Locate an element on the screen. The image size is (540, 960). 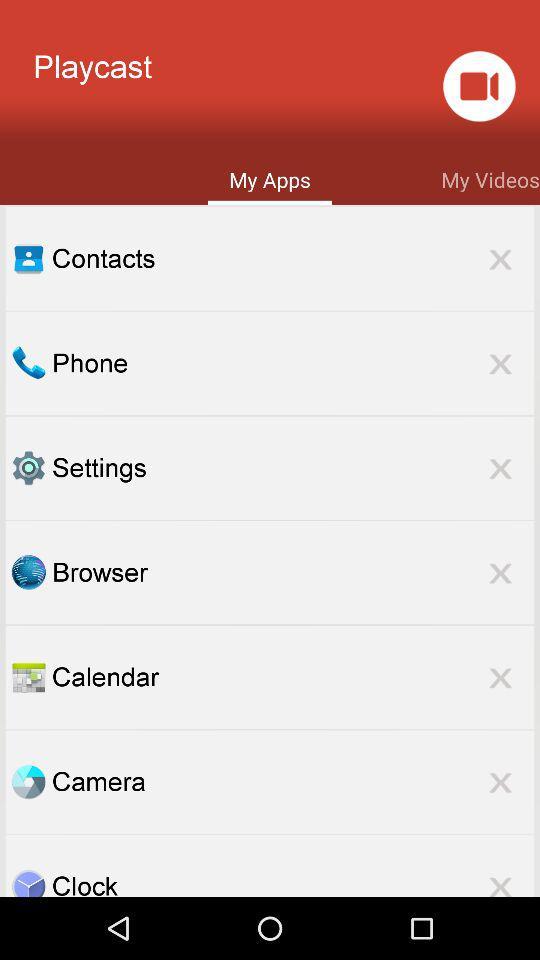
phone item is located at coordinates (292, 362).